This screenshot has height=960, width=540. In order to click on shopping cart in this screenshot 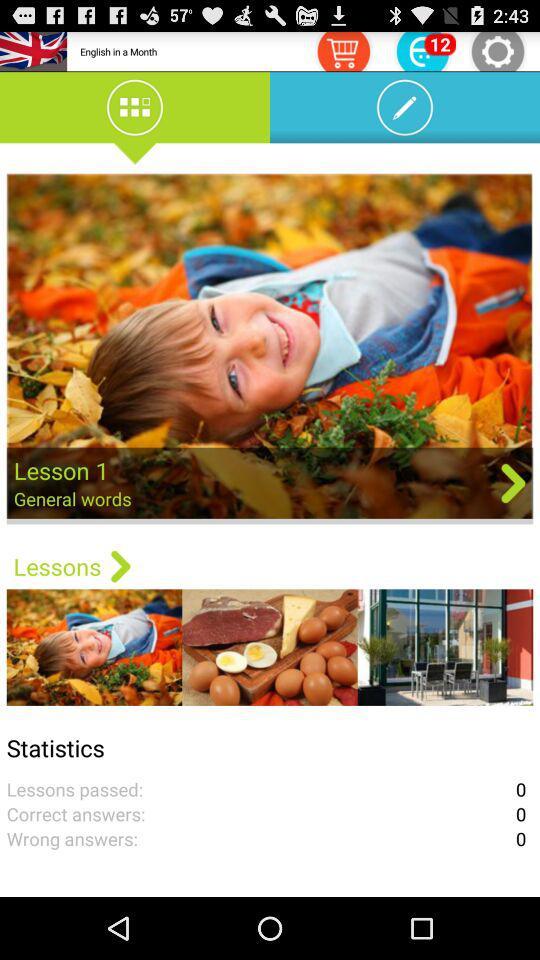, I will do `click(342, 50)`.